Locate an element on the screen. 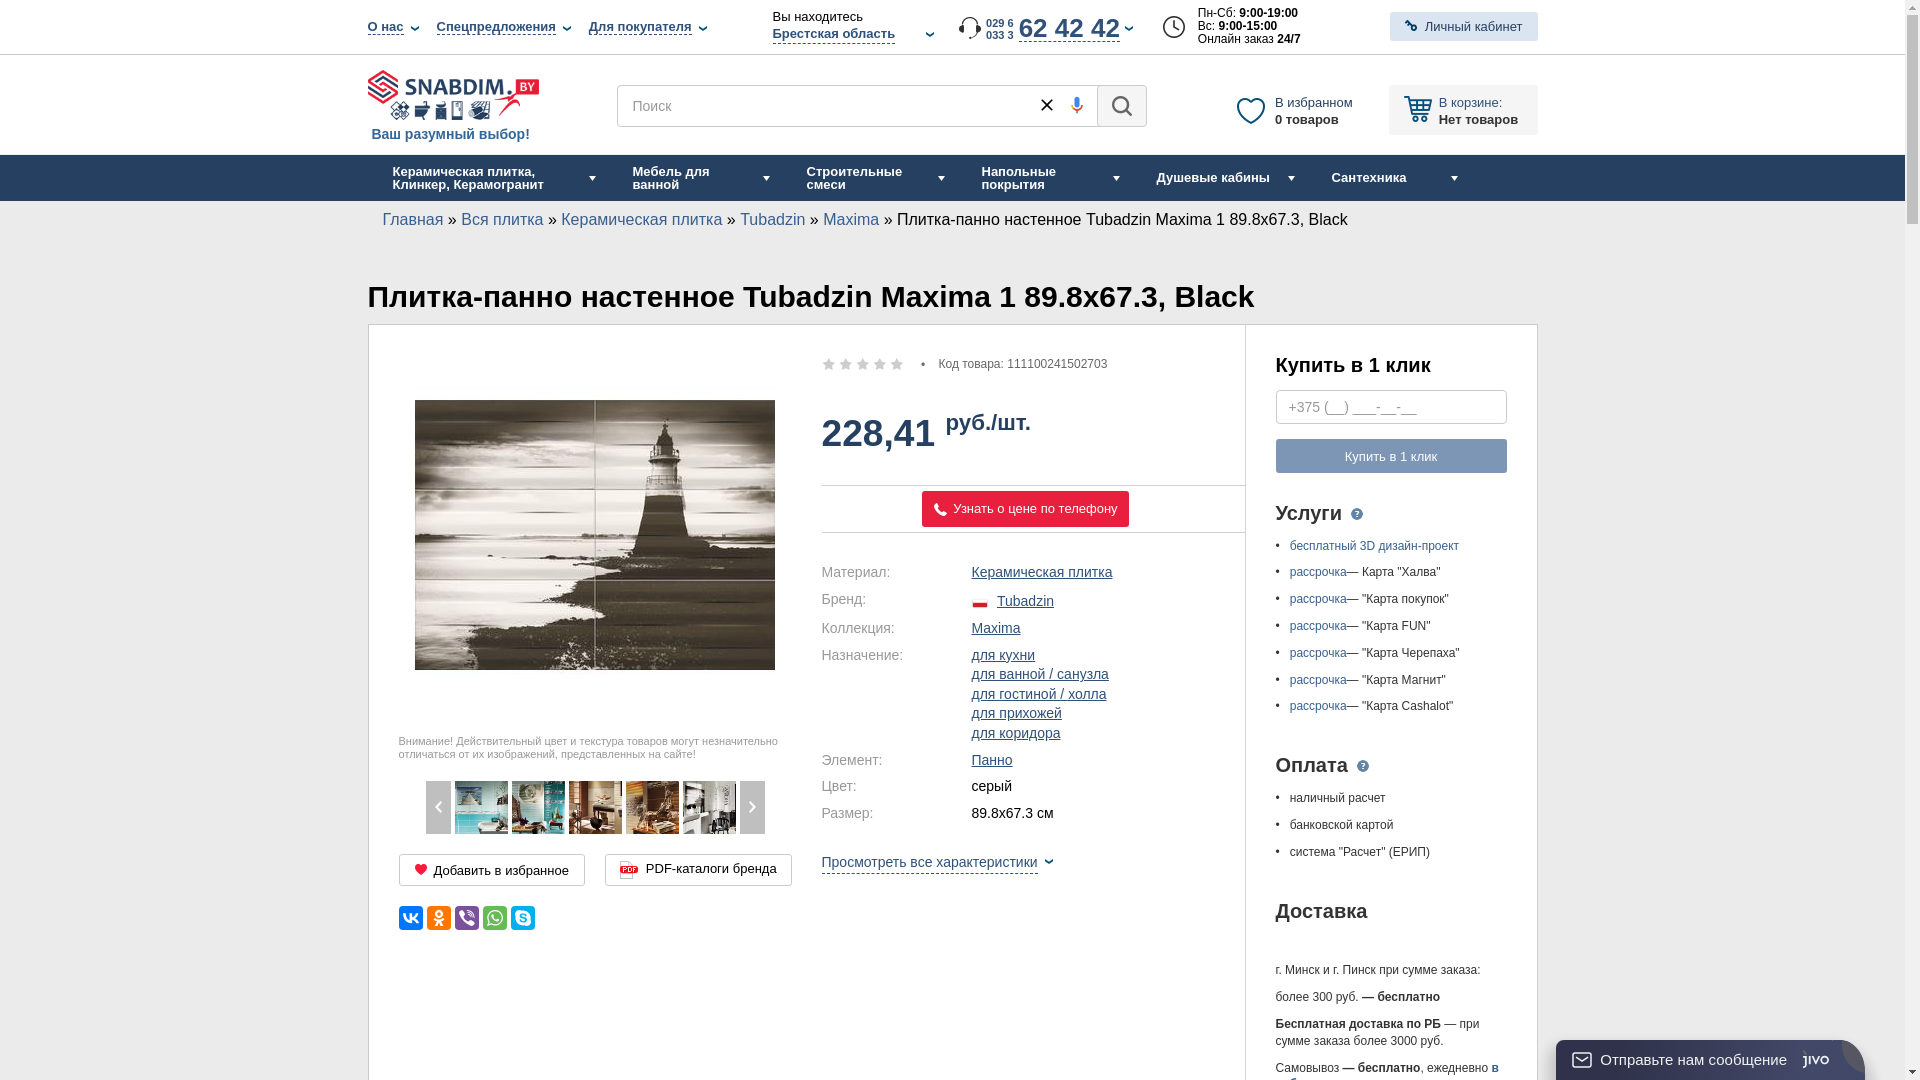 Image resolution: width=1920 pixels, height=1080 pixels. 'Maxima' is located at coordinates (996, 627).